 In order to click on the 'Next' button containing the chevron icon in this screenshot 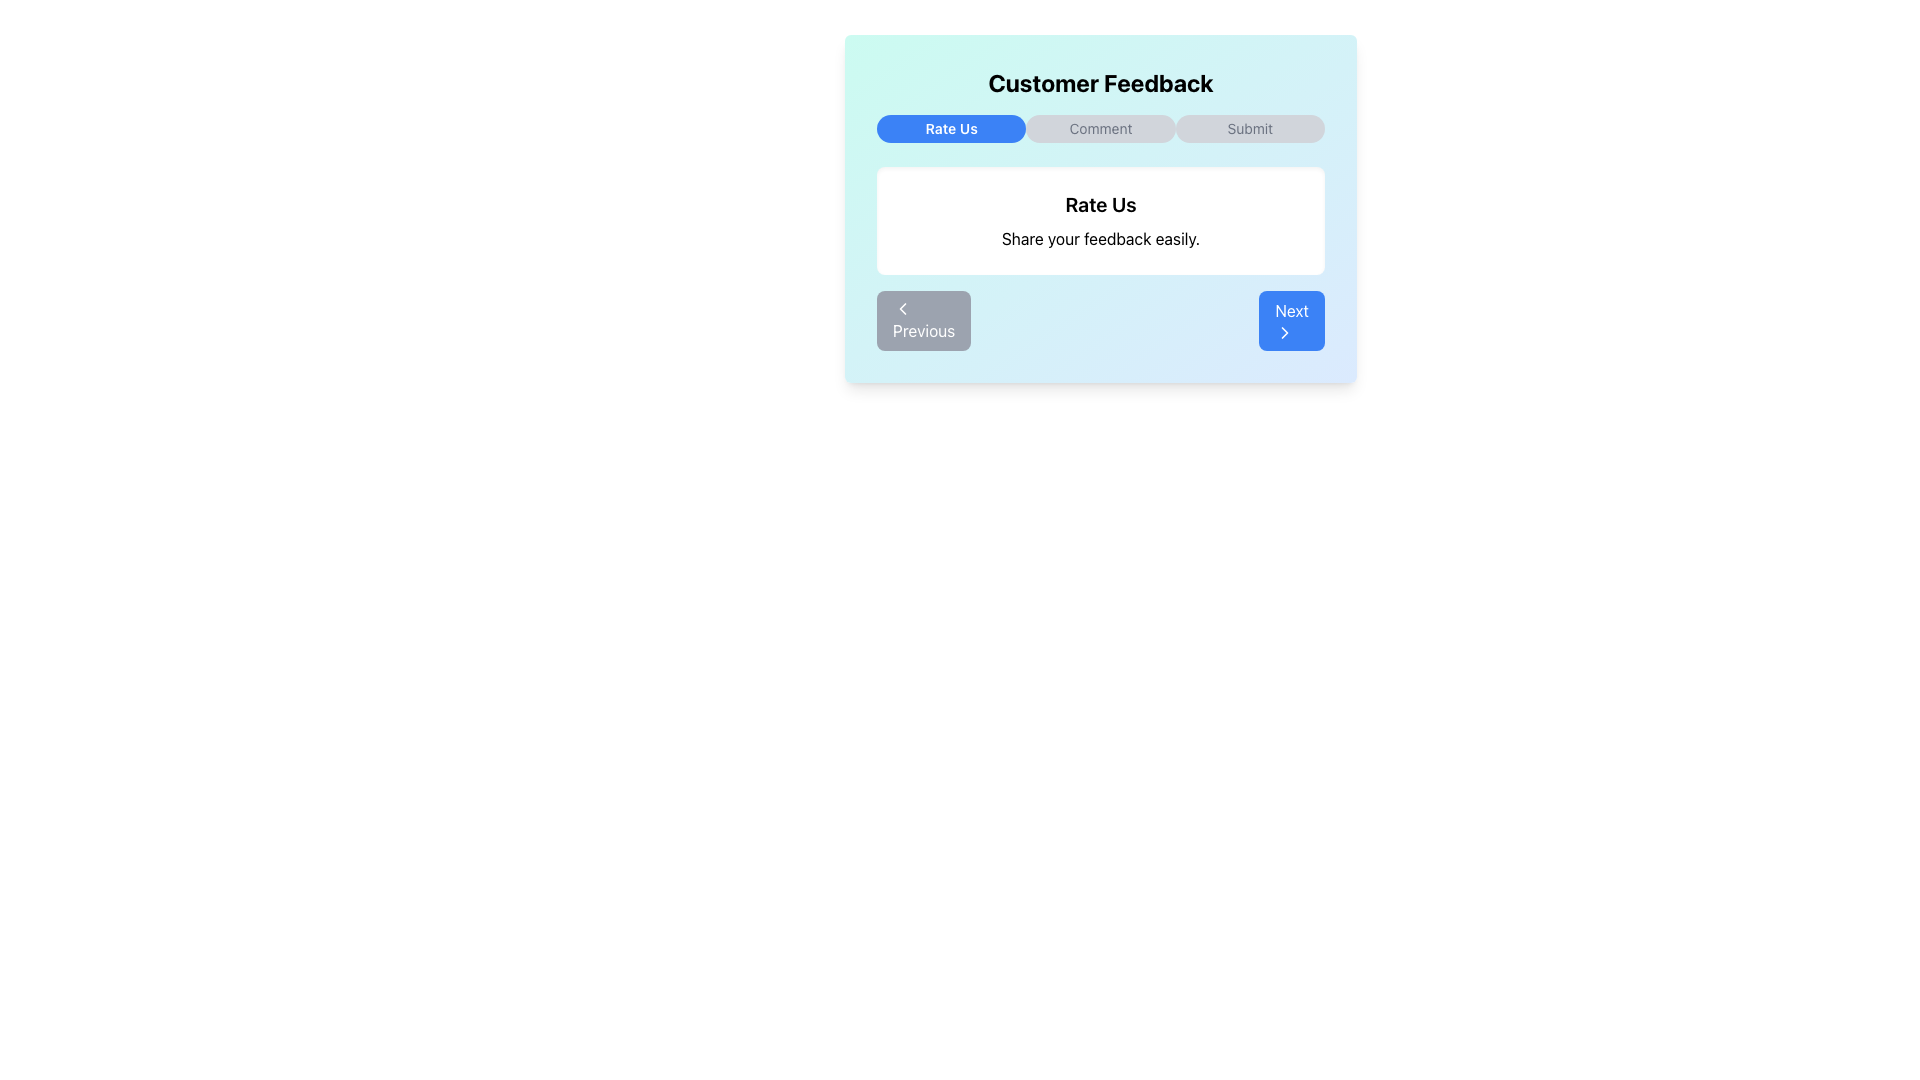, I will do `click(1285, 331)`.